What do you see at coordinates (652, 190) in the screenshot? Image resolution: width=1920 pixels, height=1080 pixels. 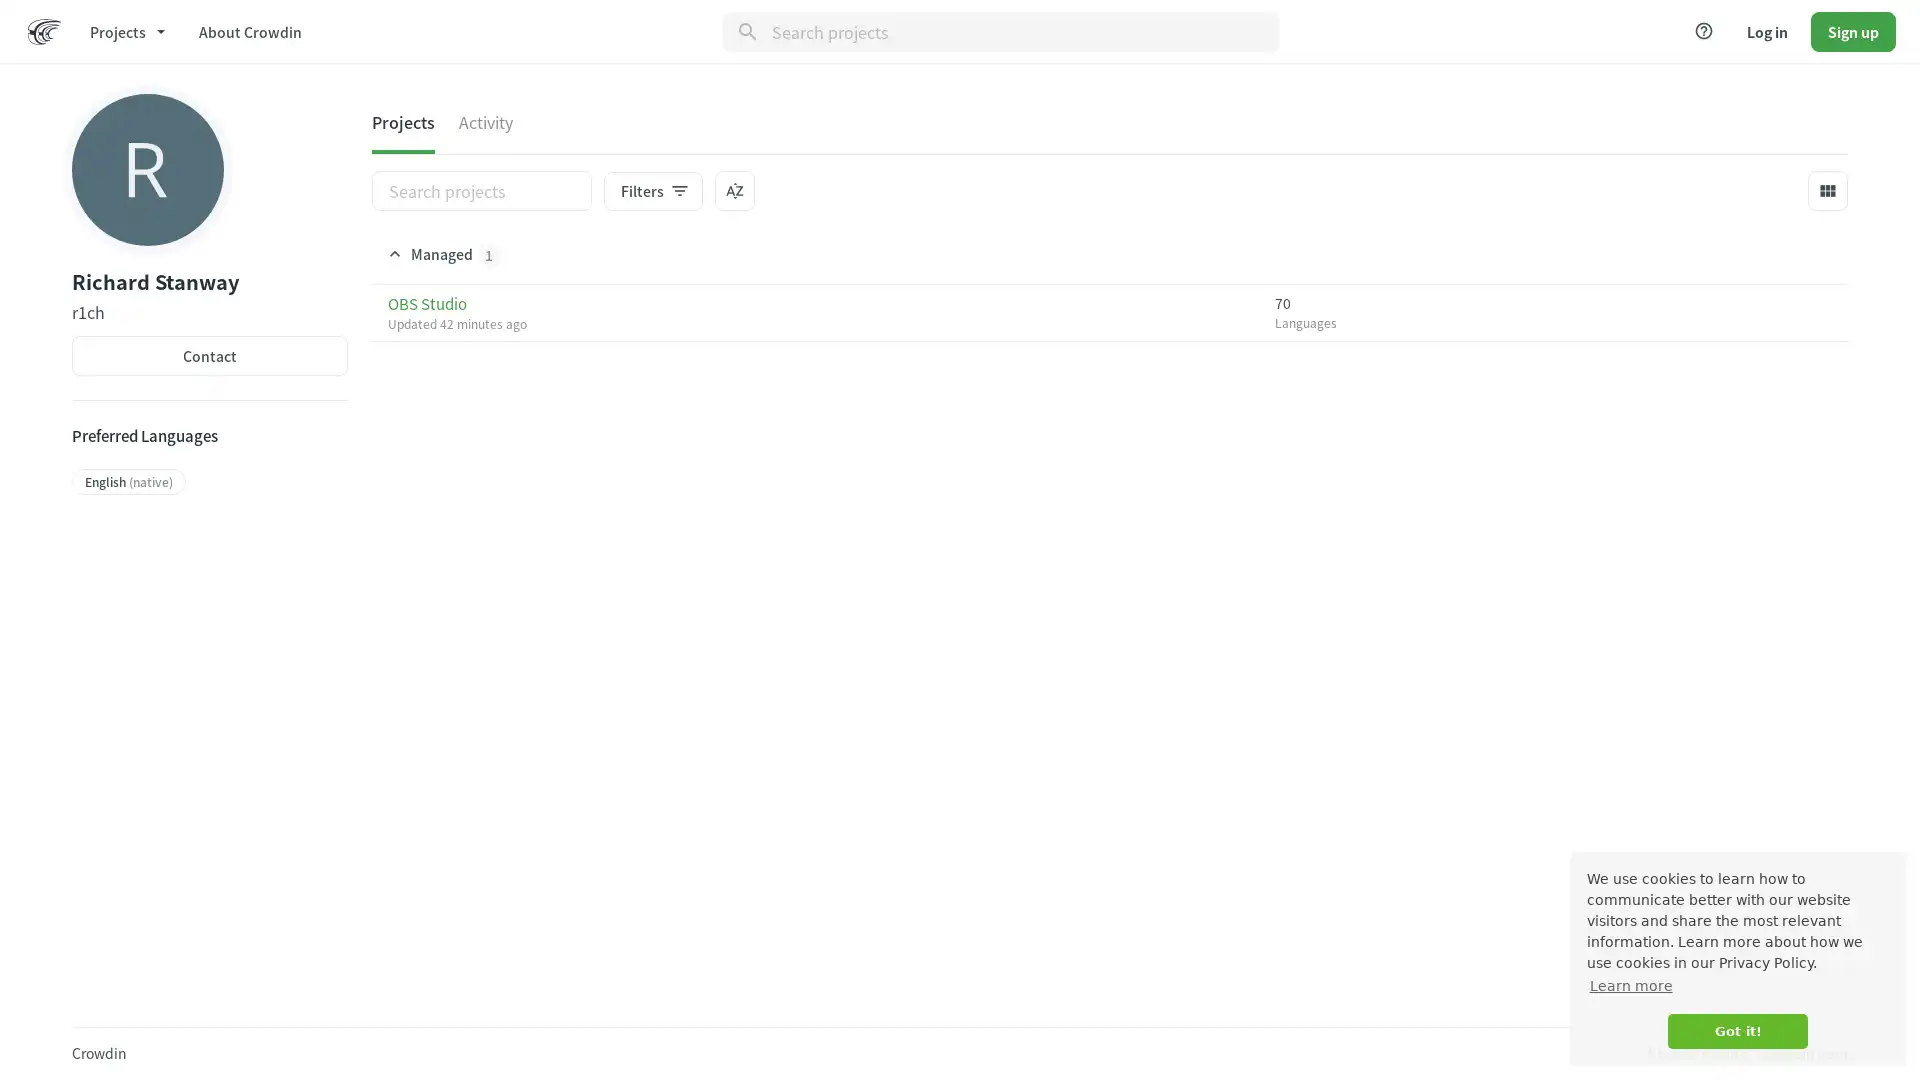 I see `Filtersfilter_list` at bounding box center [652, 190].